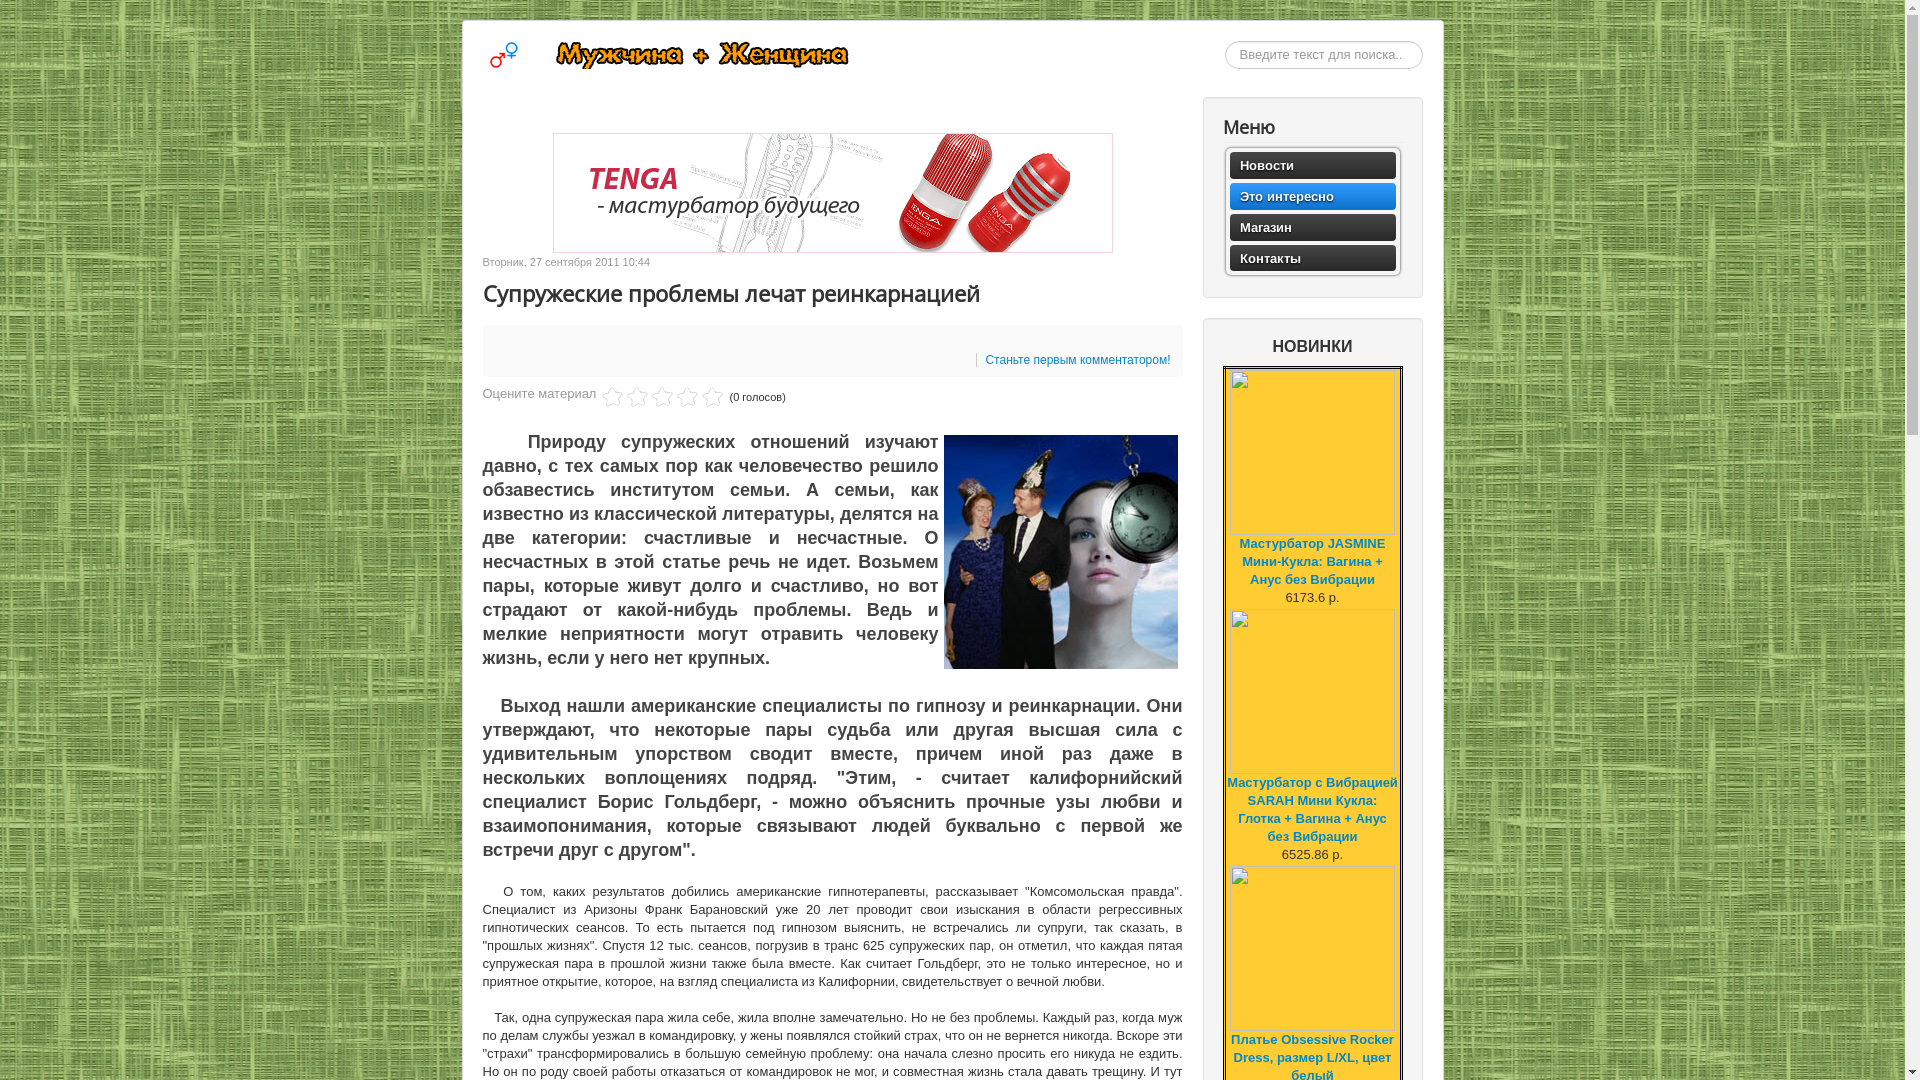 This screenshot has height=1080, width=1920. What do you see at coordinates (636, 397) in the screenshot?
I see `'3'` at bounding box center [636, 397].